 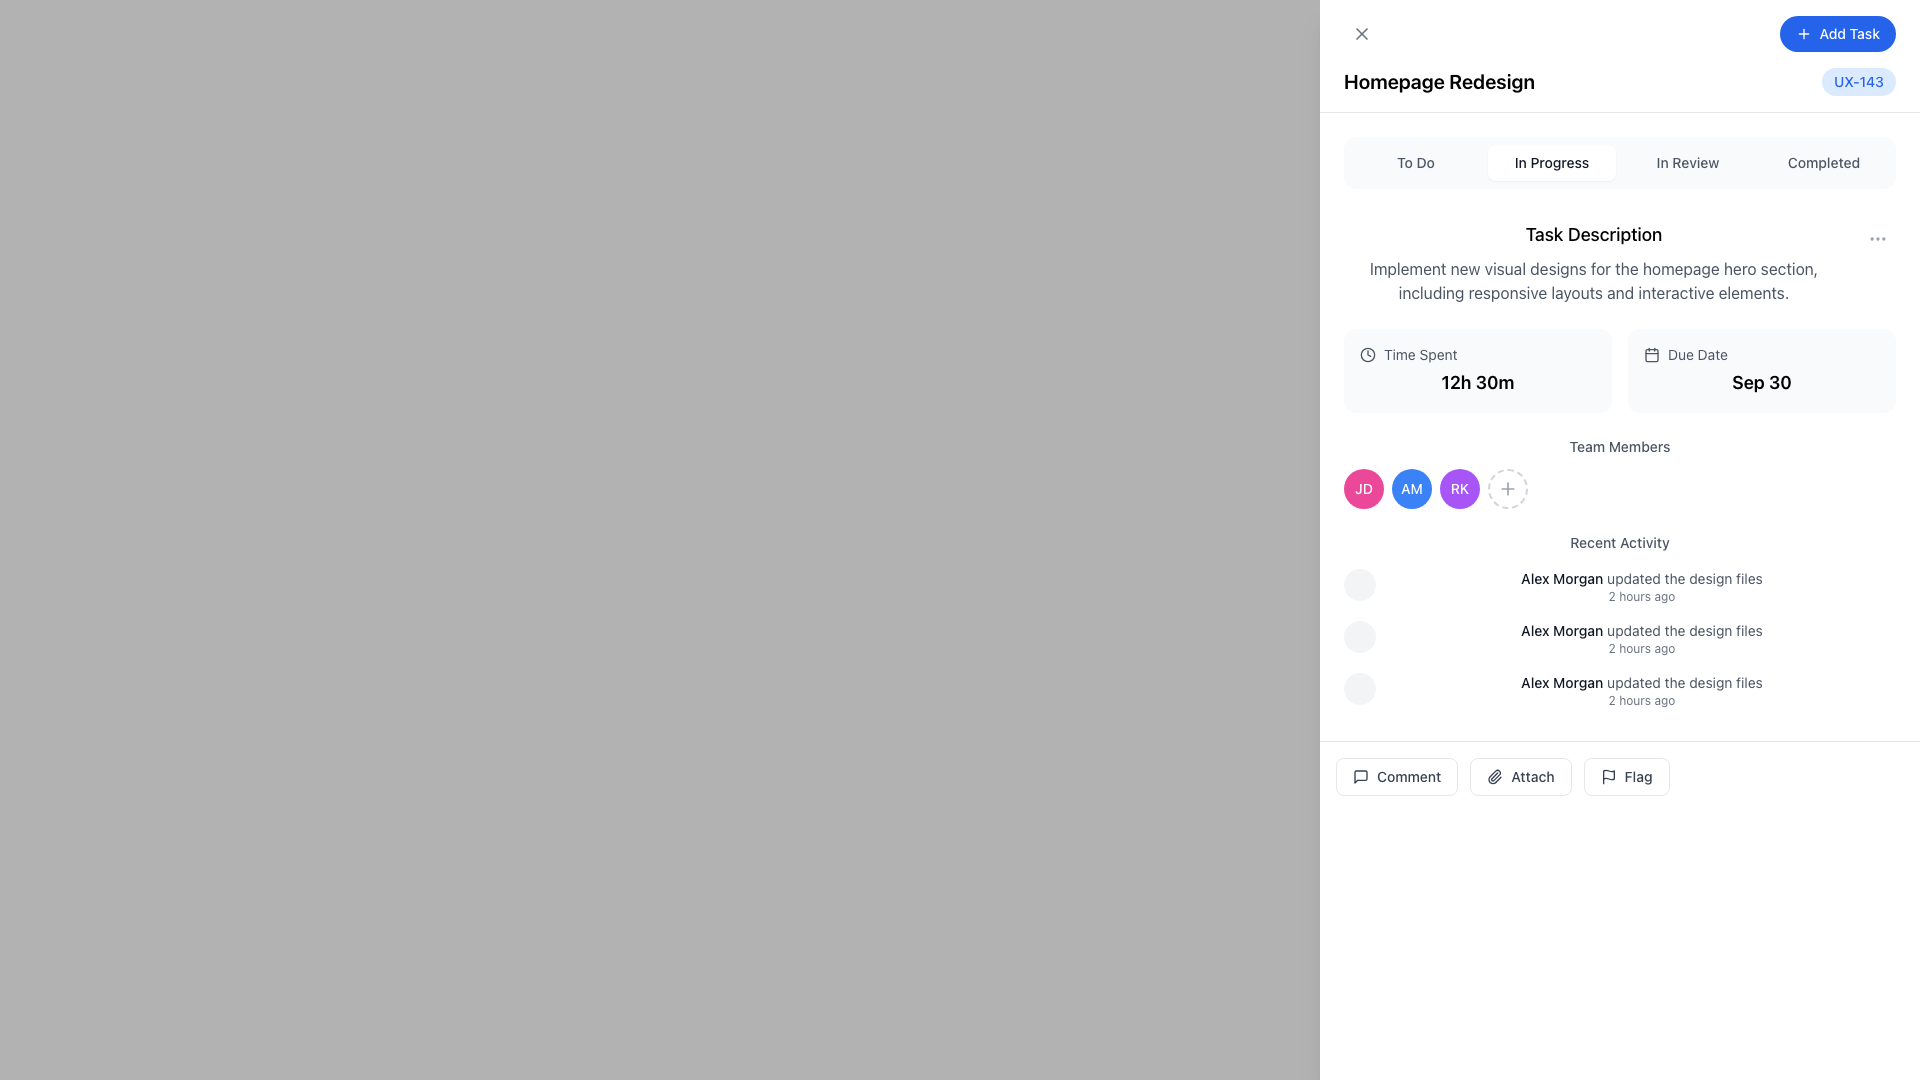 I want to click on the small, rounded, pill-shaped label with light blue background and text 'UX-143' located beside the header 'Homepage Redesign', so click(x=1857, y=80).